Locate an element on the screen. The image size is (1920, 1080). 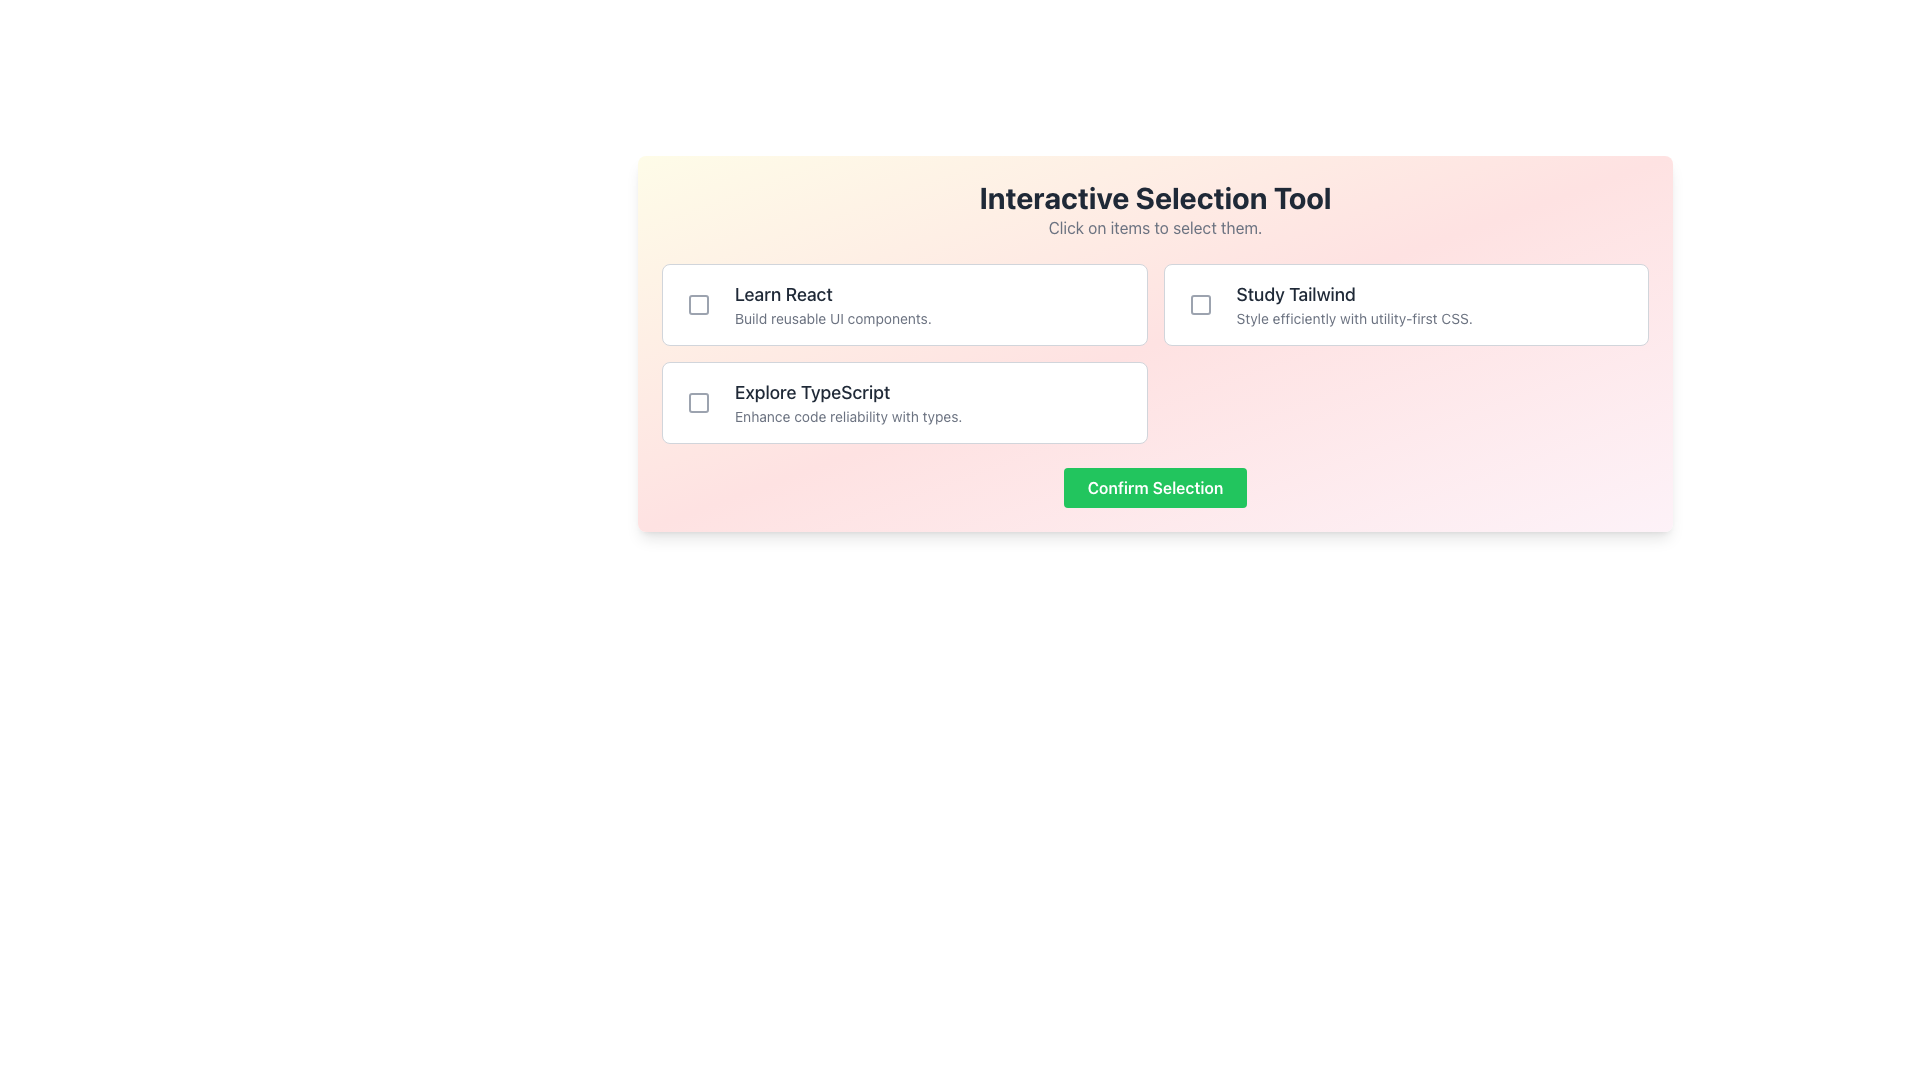
the interactive checkbox located to the left of the 'Study Tailwind' button for feedback is located at coordinates (1200, 304).